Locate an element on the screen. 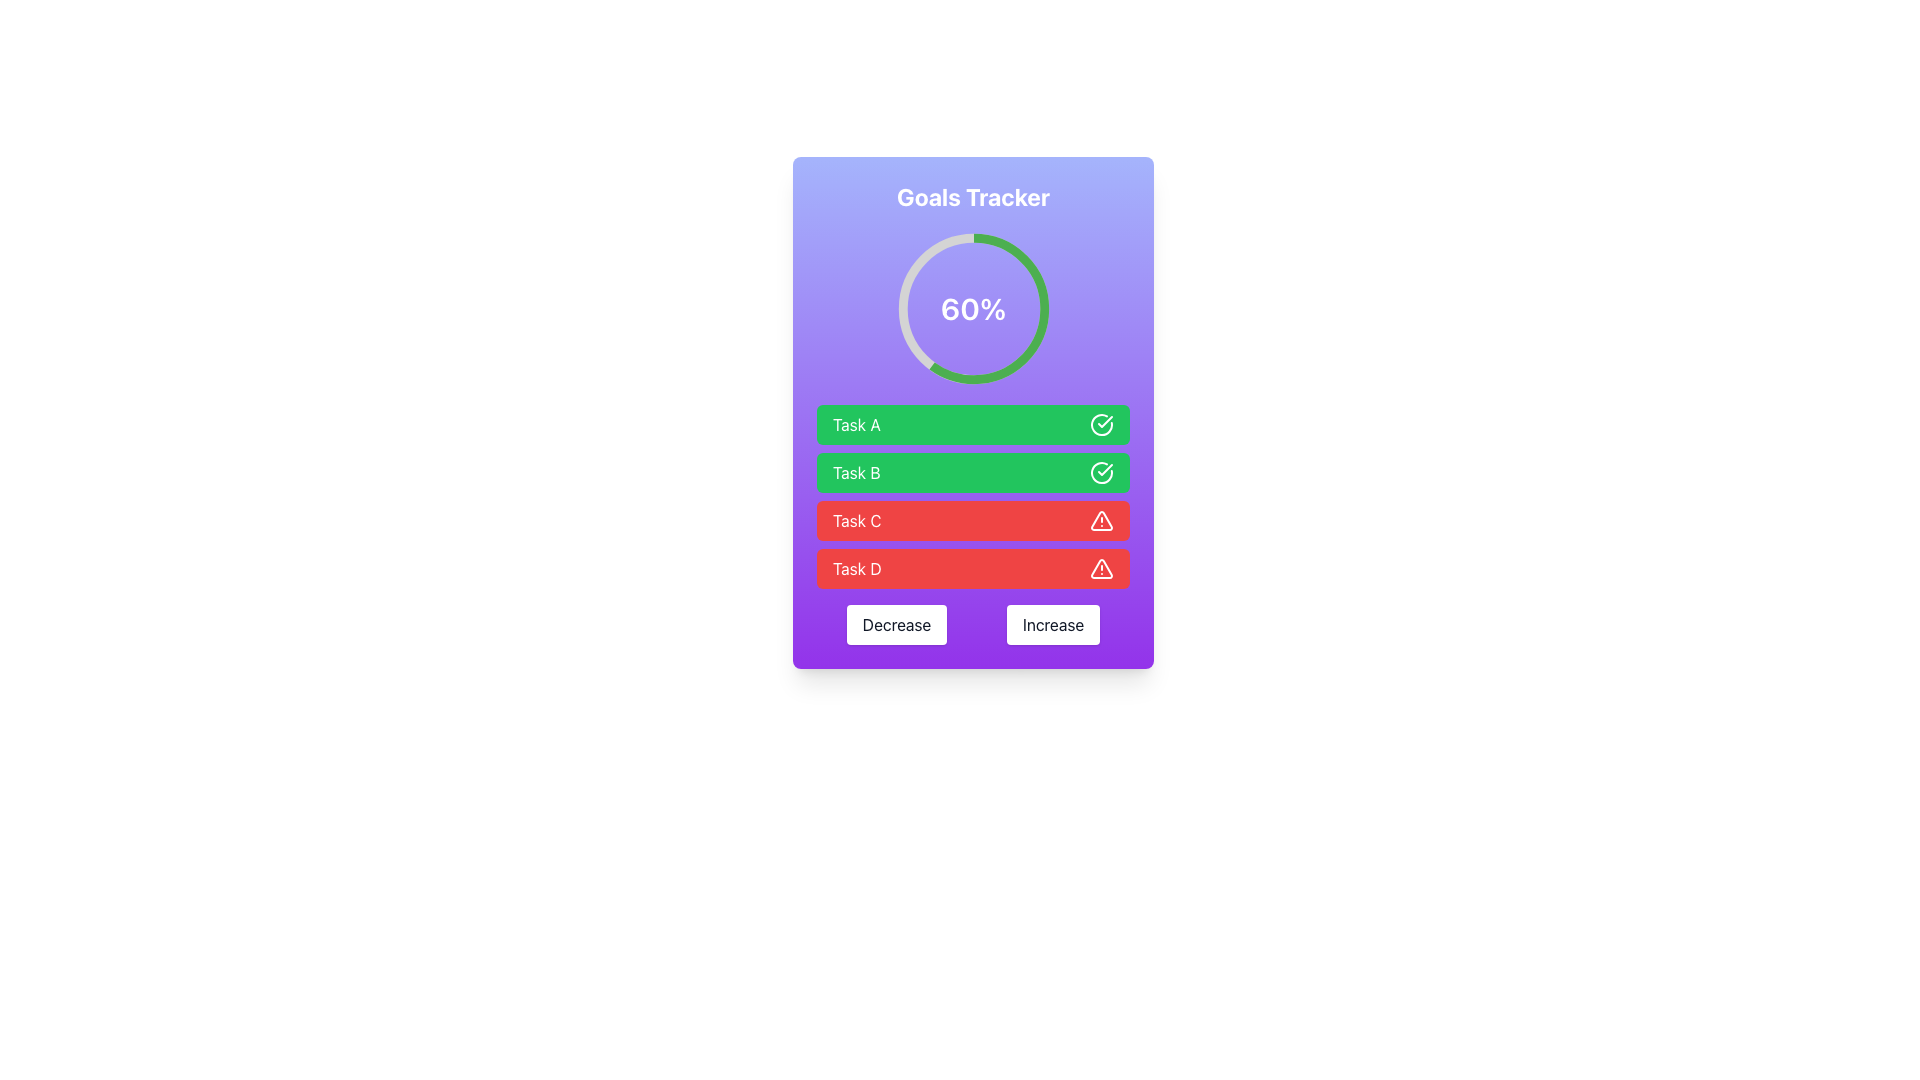 The image size is (1920, 1080). the success icon indicating completion associated with 'Task B', located on the right side of the green bar is located at coordinates (1104, 420).